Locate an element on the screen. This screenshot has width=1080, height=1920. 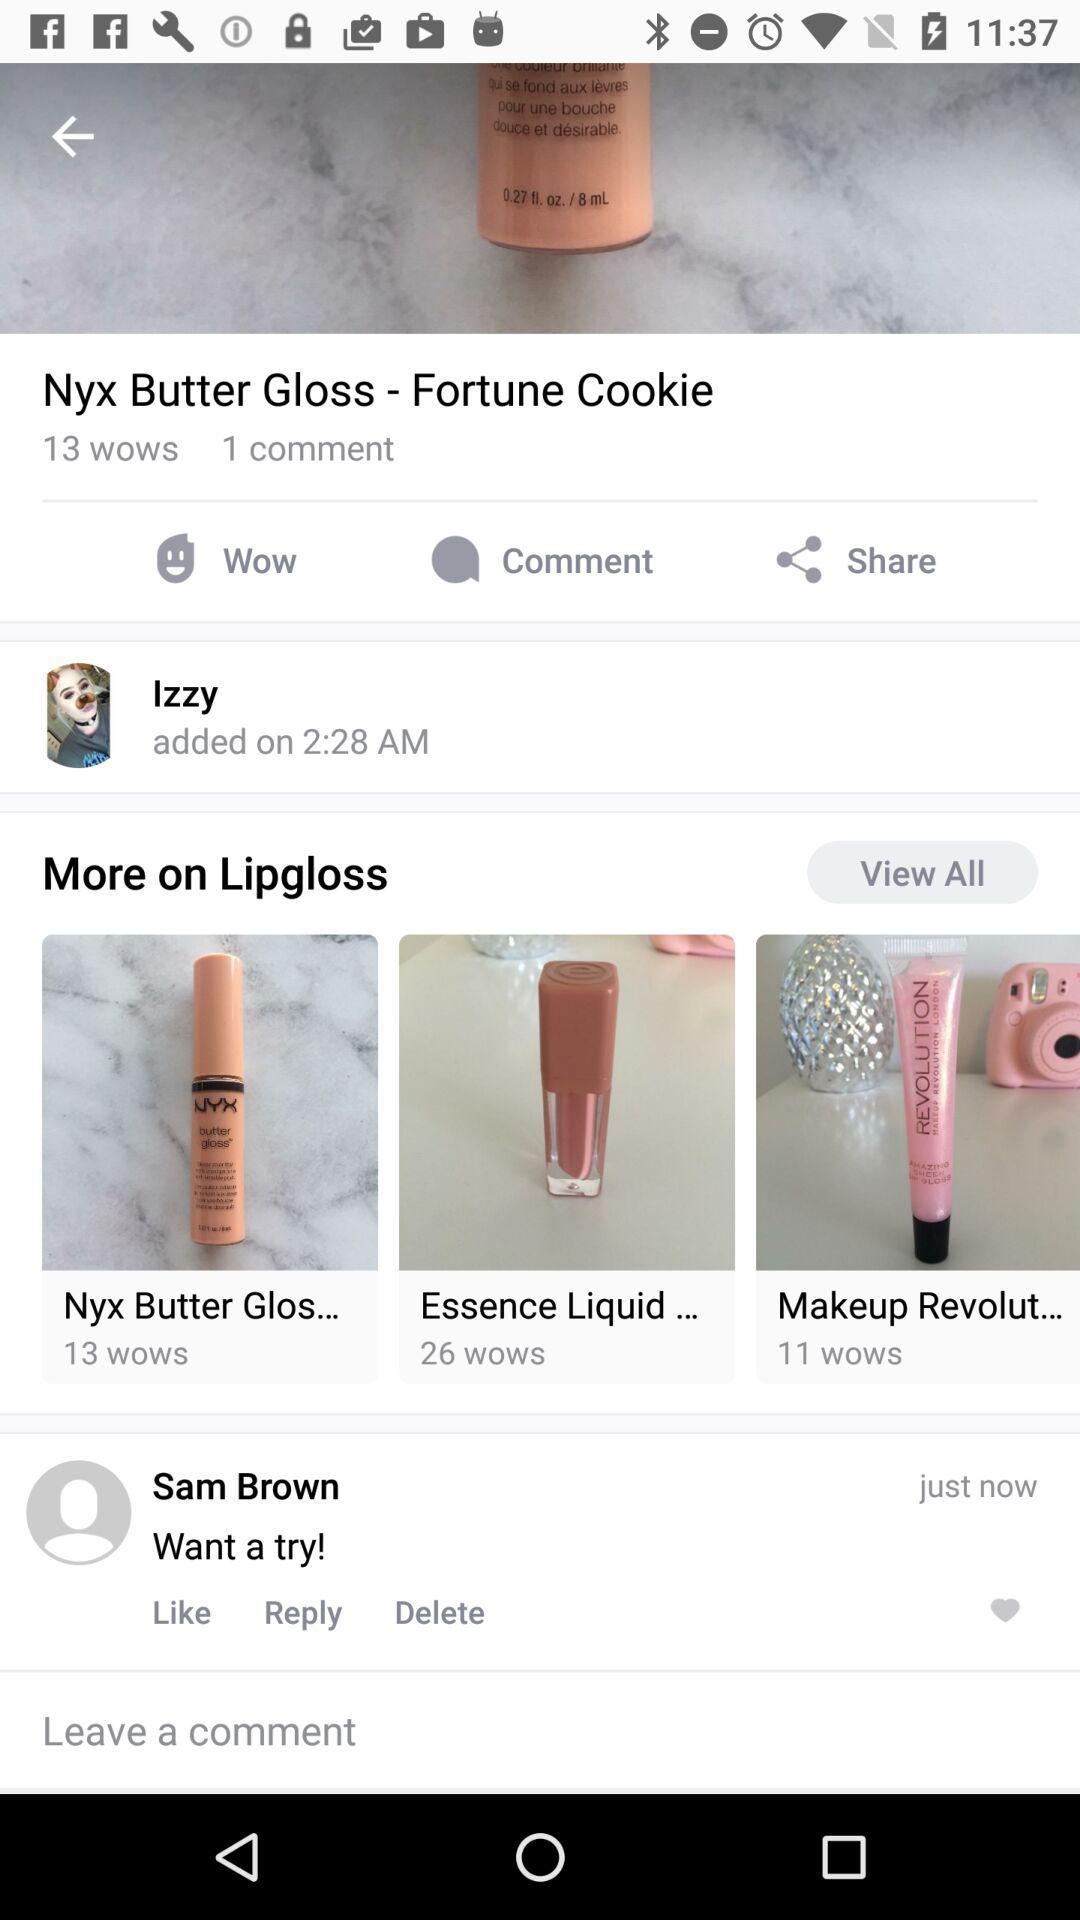
the icon below sam brown item is located at coordinates (238, 1544).